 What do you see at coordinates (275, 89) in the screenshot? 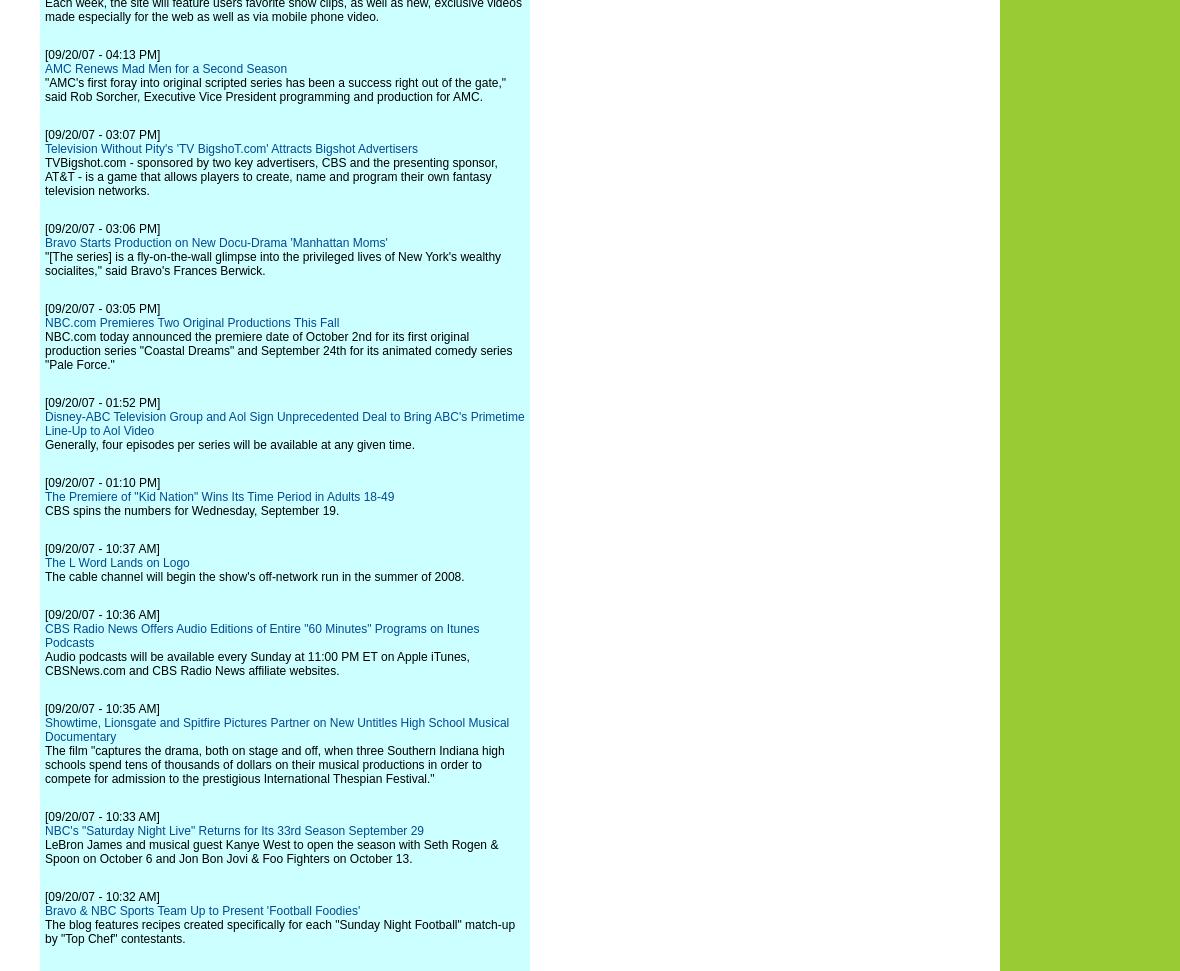
I see `'"AMC's first foray into original scripted series has been a success right out of the gate," said Rob Sorcher, Executive Vice President programming and production for AMC.'` at bounding box center [275, 89].